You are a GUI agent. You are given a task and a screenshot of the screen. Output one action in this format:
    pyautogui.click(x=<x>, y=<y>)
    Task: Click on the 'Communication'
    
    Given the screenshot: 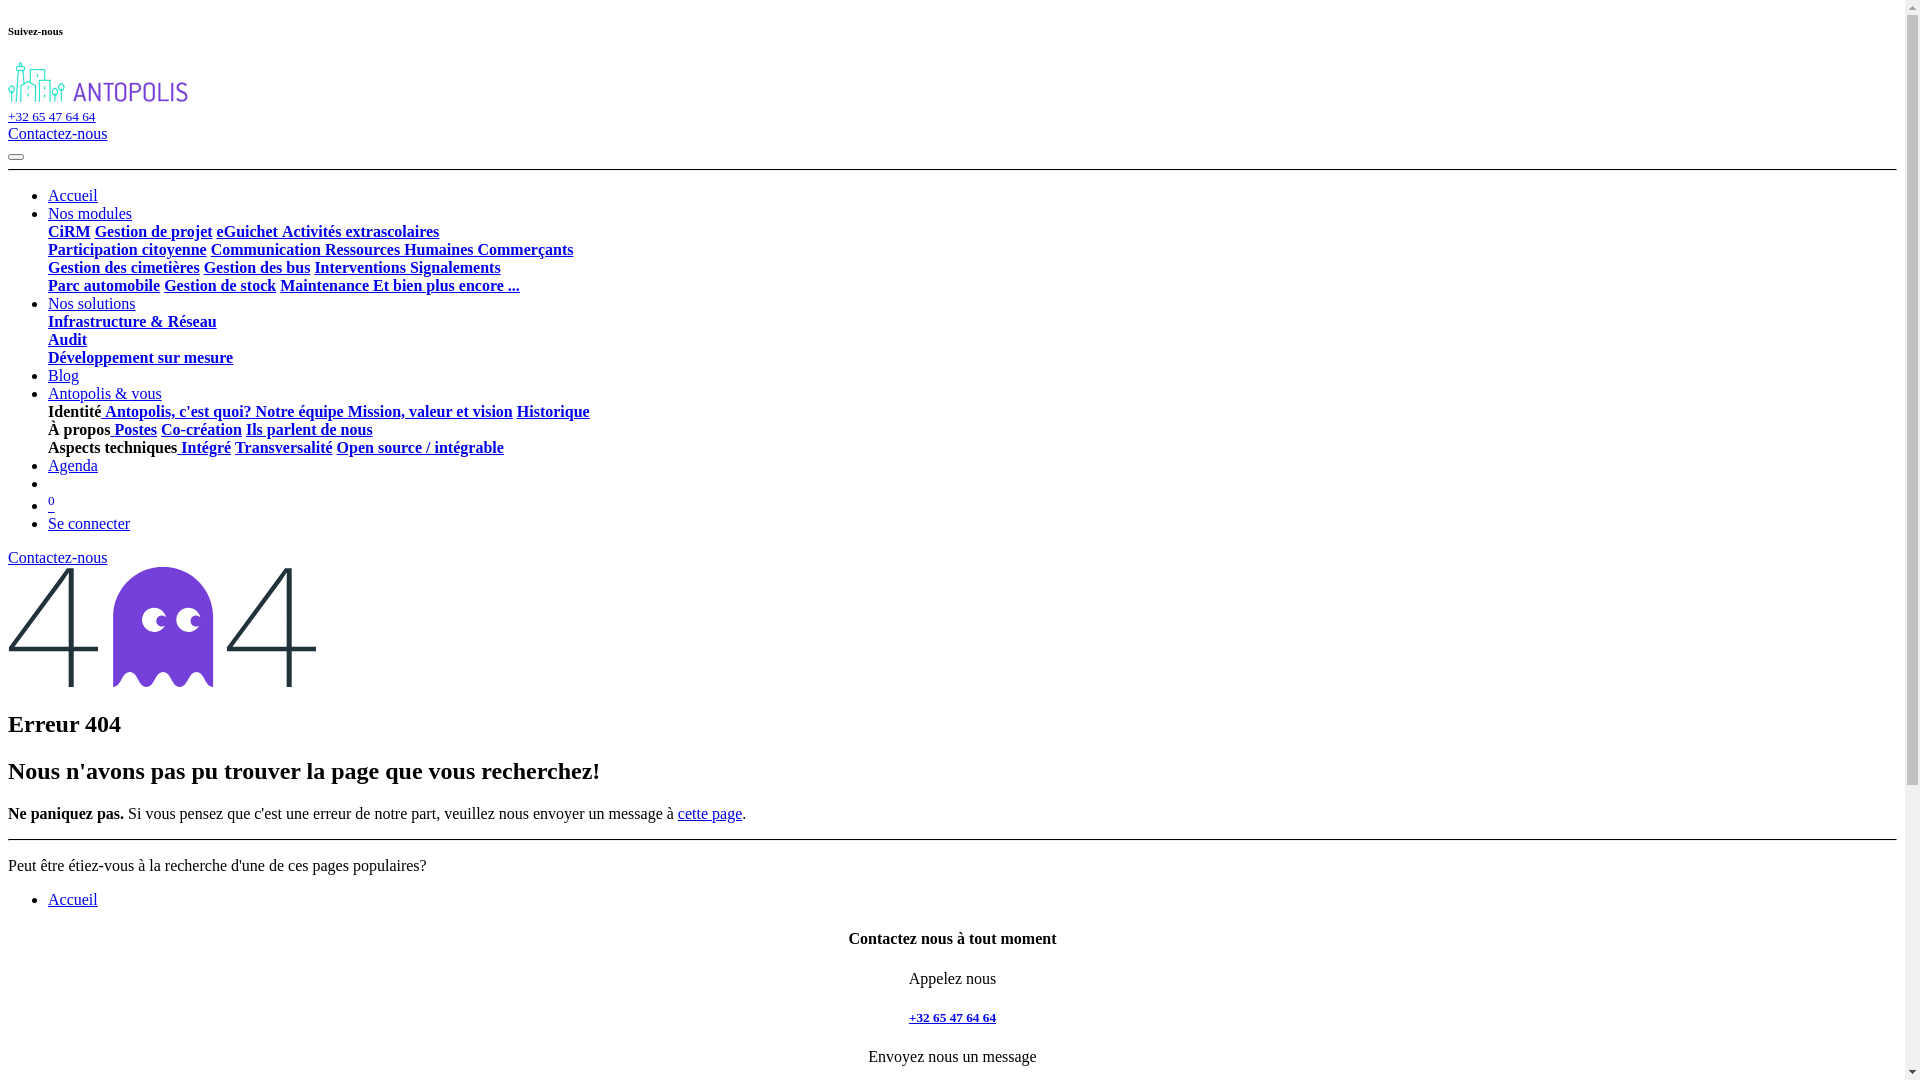 What is the action you would take?
    pyautogui.click(x=264, y=248)
    